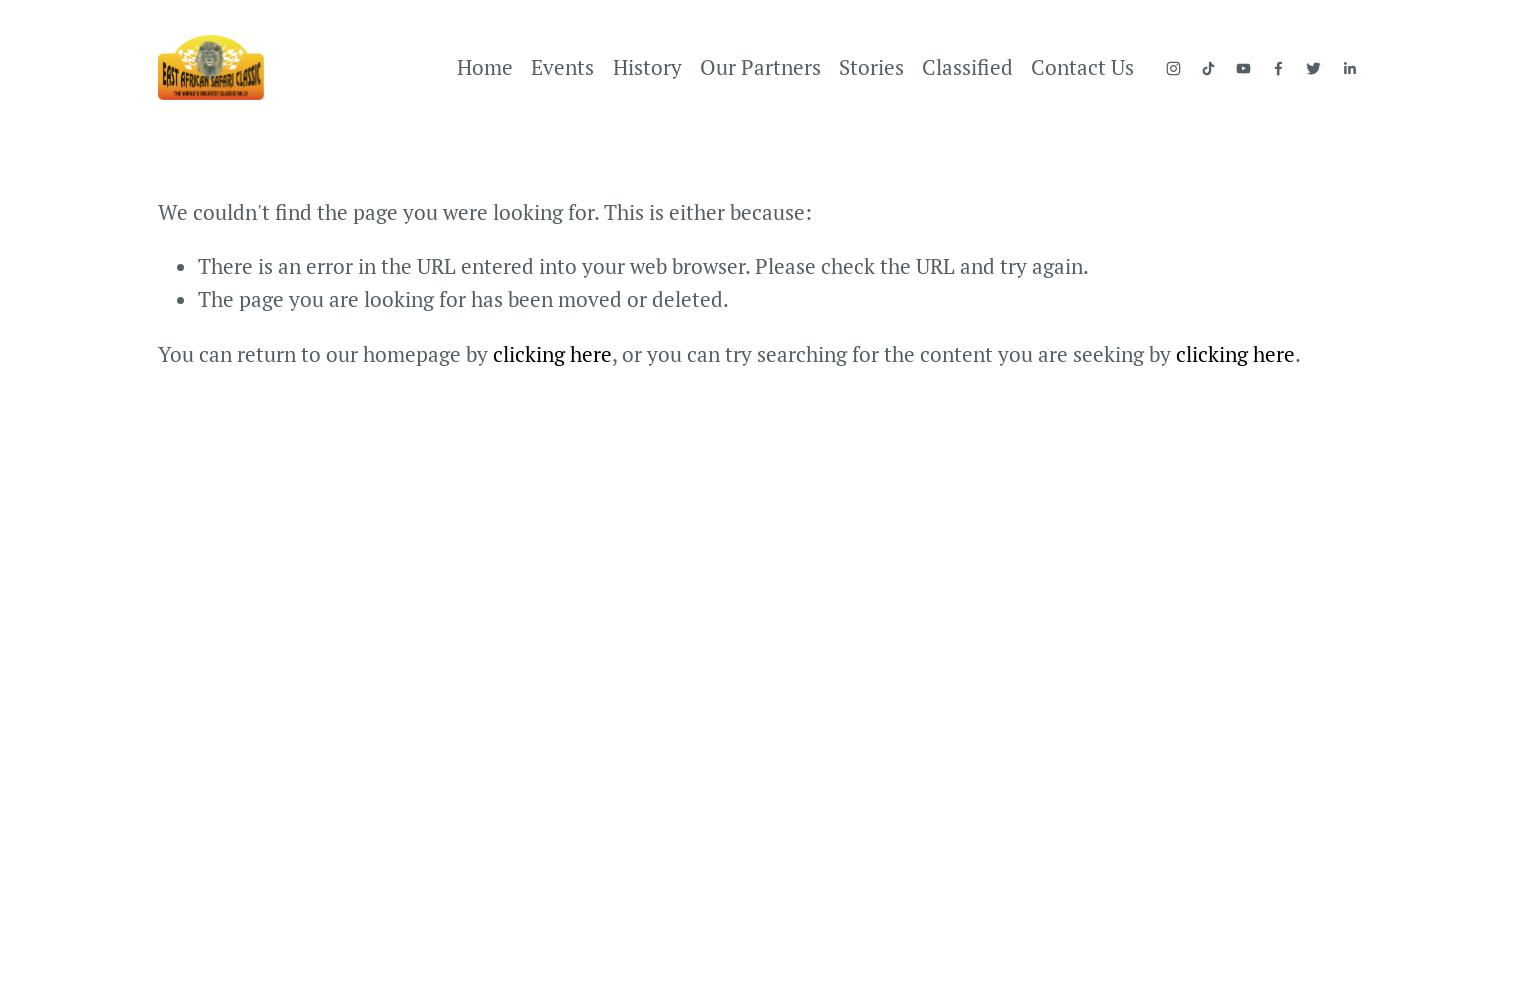 This screenshot has width=1515, height=1000. I want to click on 'Classified', so click(967, 65).